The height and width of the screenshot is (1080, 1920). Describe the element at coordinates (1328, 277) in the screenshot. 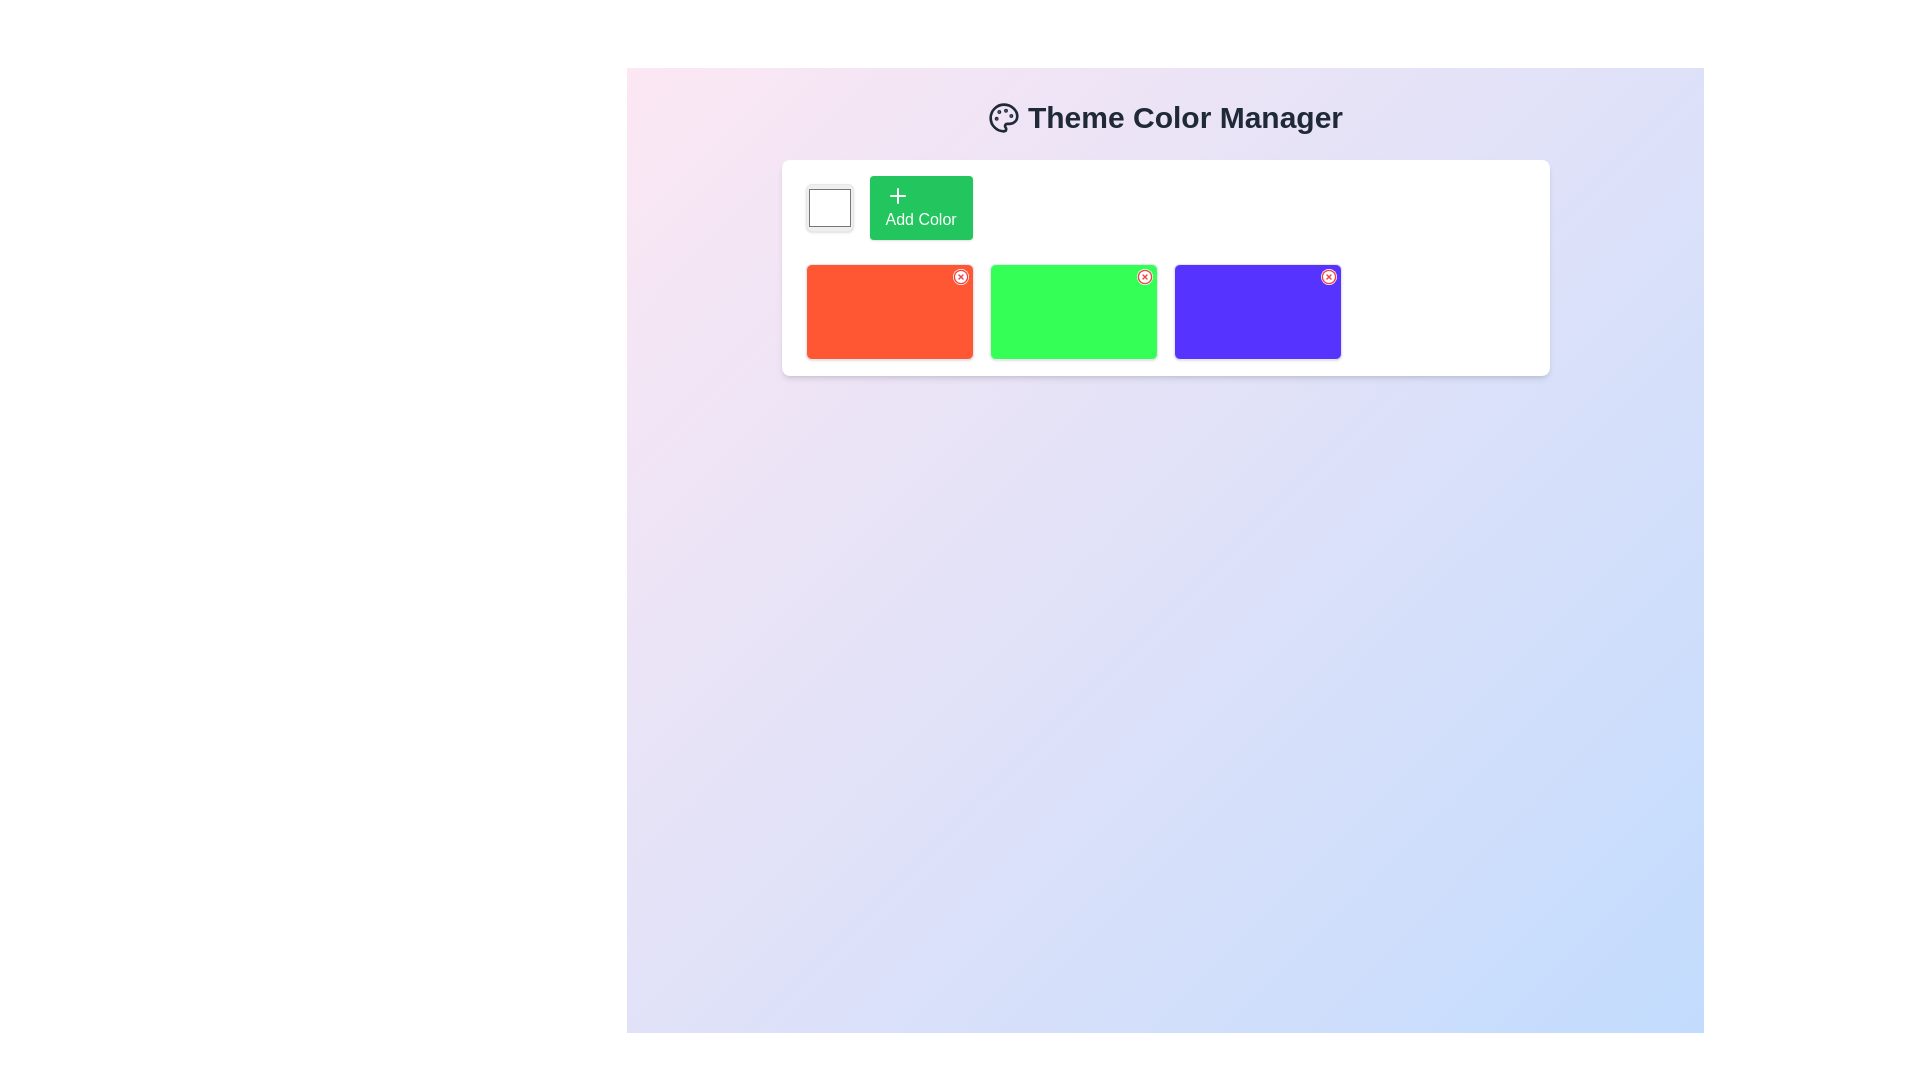

I see `the close button located in the upper-right corner of the purple block` at that location.